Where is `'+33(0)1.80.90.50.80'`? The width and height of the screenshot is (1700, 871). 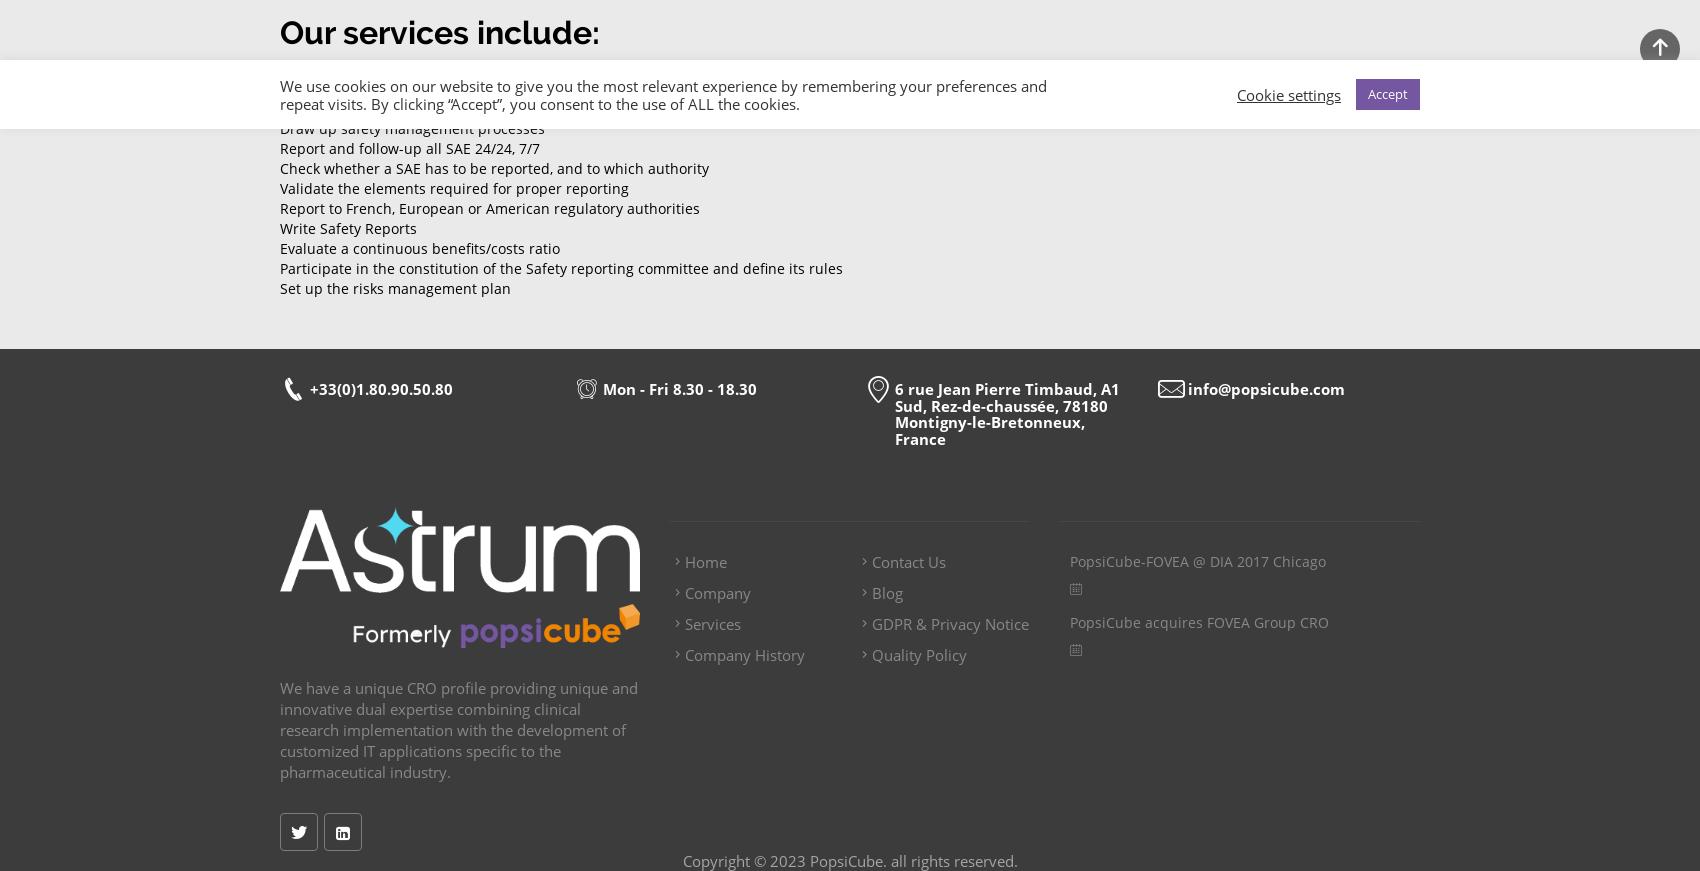
'+33(0)1.80.90.50.80' is located at coordinates (380, 387).